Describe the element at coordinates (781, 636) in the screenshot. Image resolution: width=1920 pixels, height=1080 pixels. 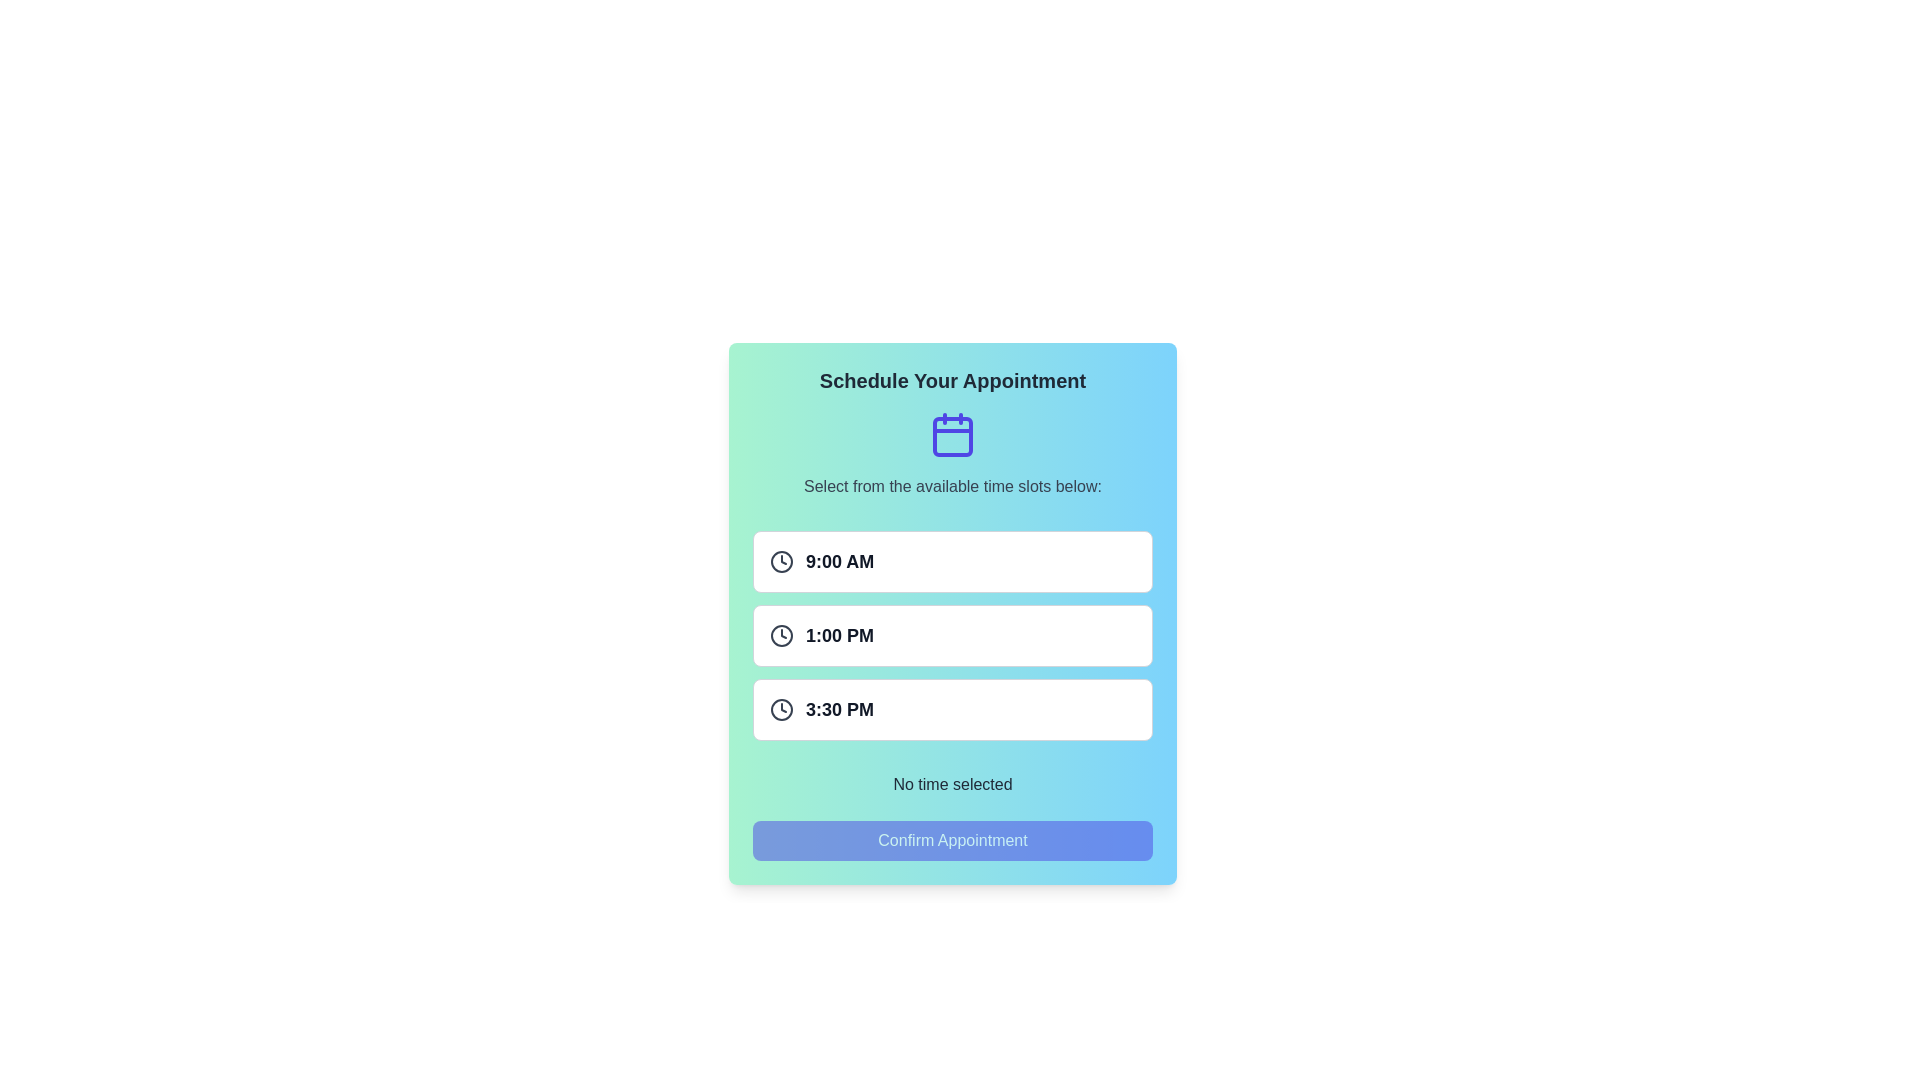
I see `the circular boundary of the clock icon associated with the second time slot, aligned with '1:00 PM'` at that location.